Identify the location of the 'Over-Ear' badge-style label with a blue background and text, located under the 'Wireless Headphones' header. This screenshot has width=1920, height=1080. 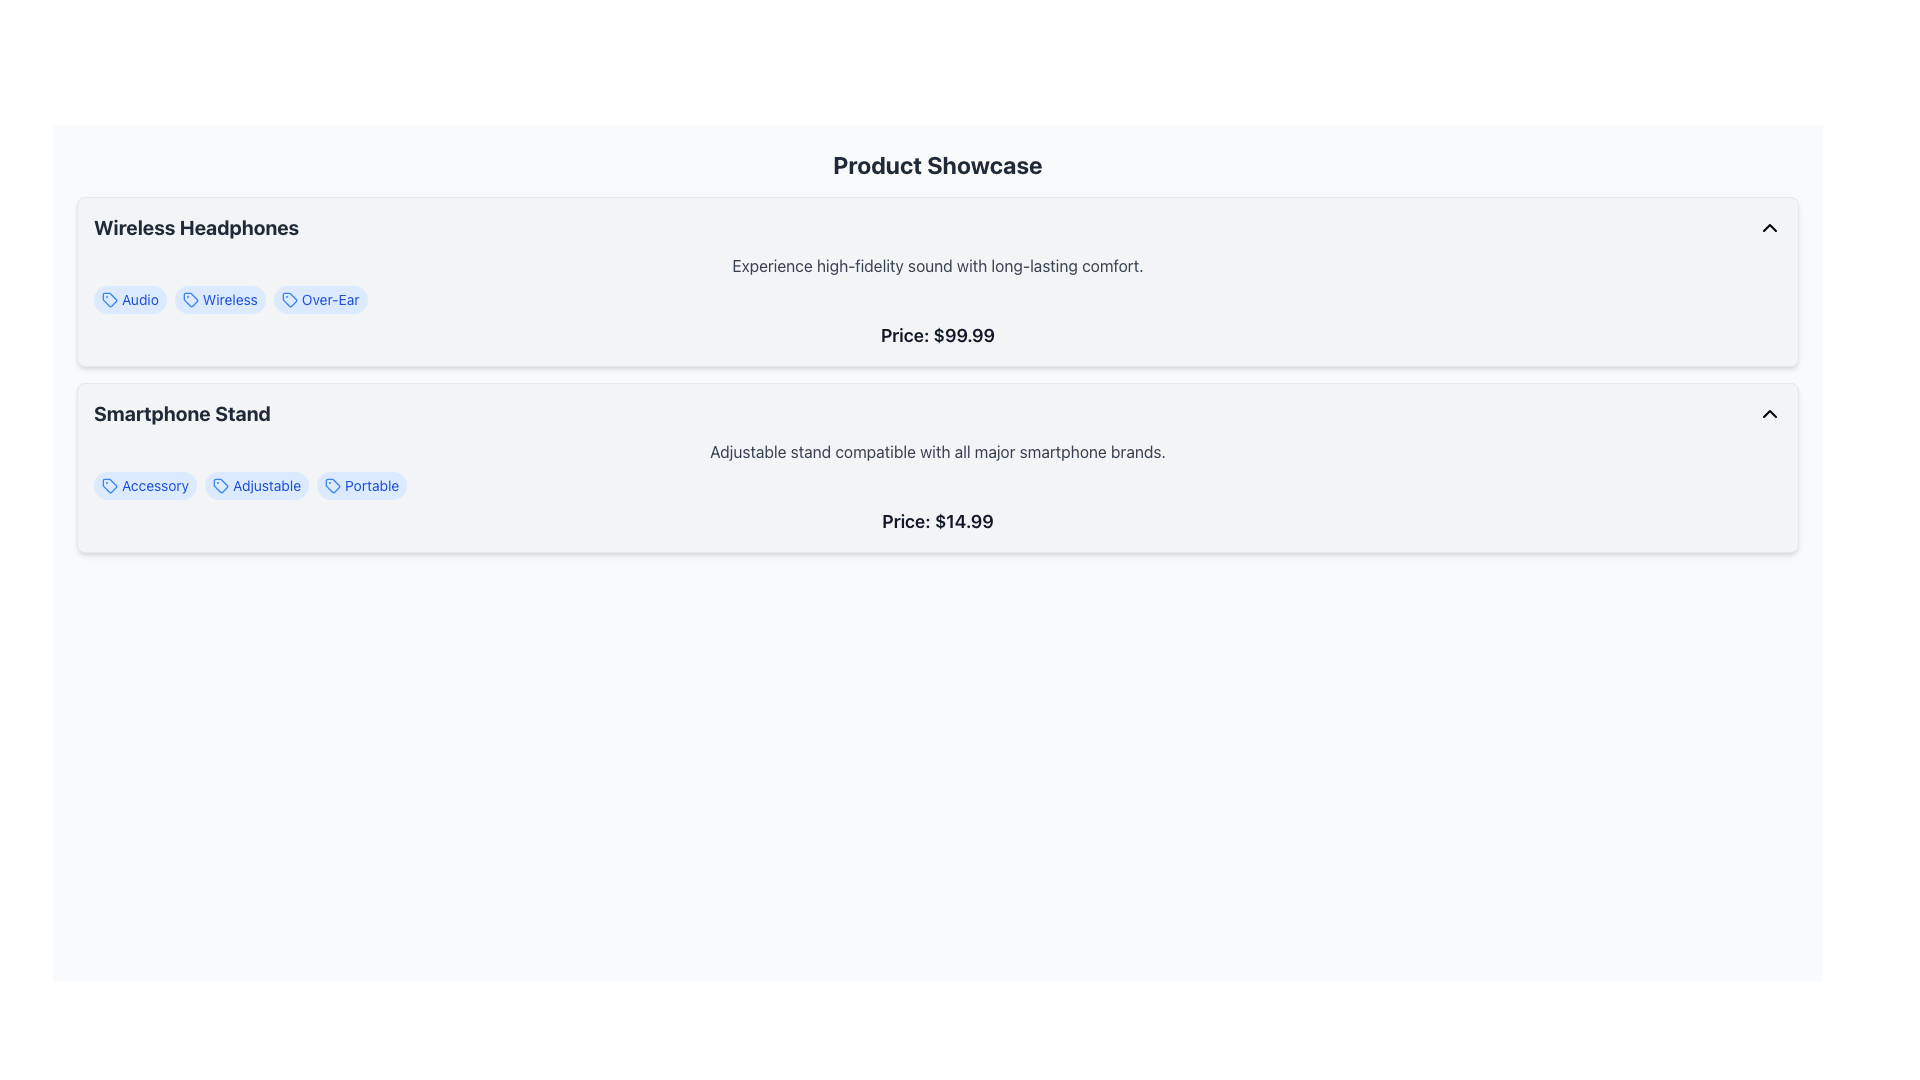
(320, 300).